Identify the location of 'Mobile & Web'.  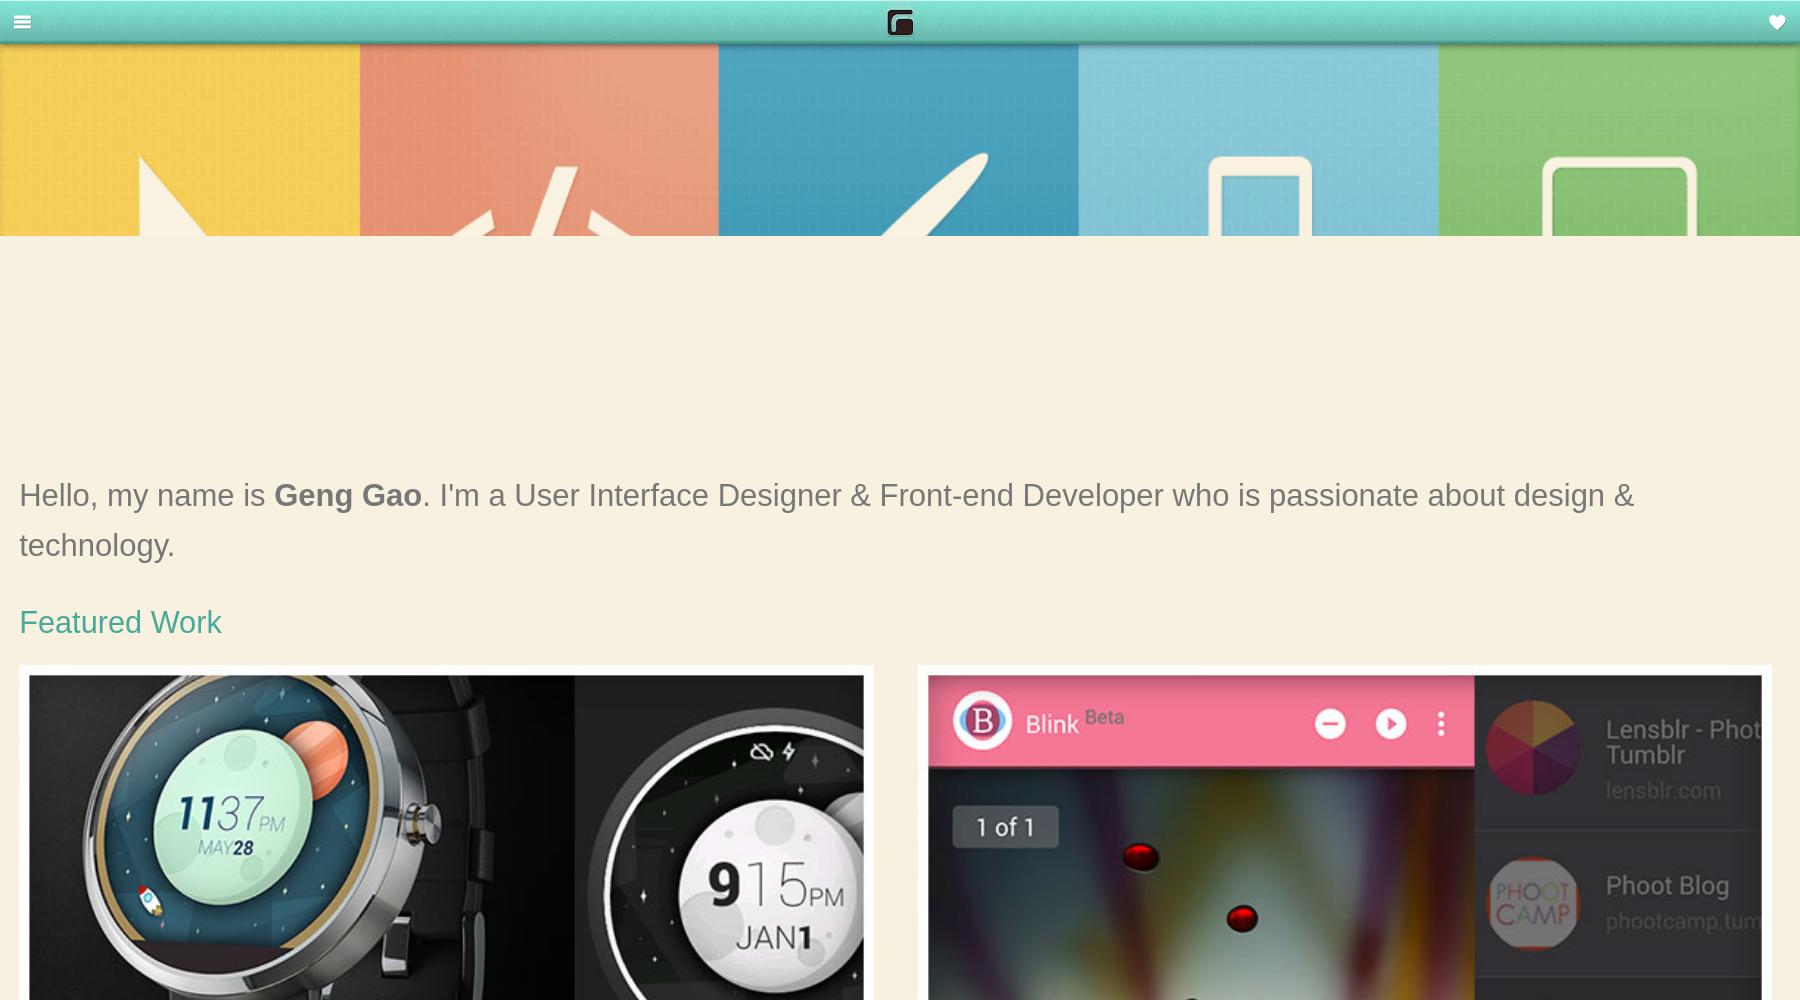
(94, 194).